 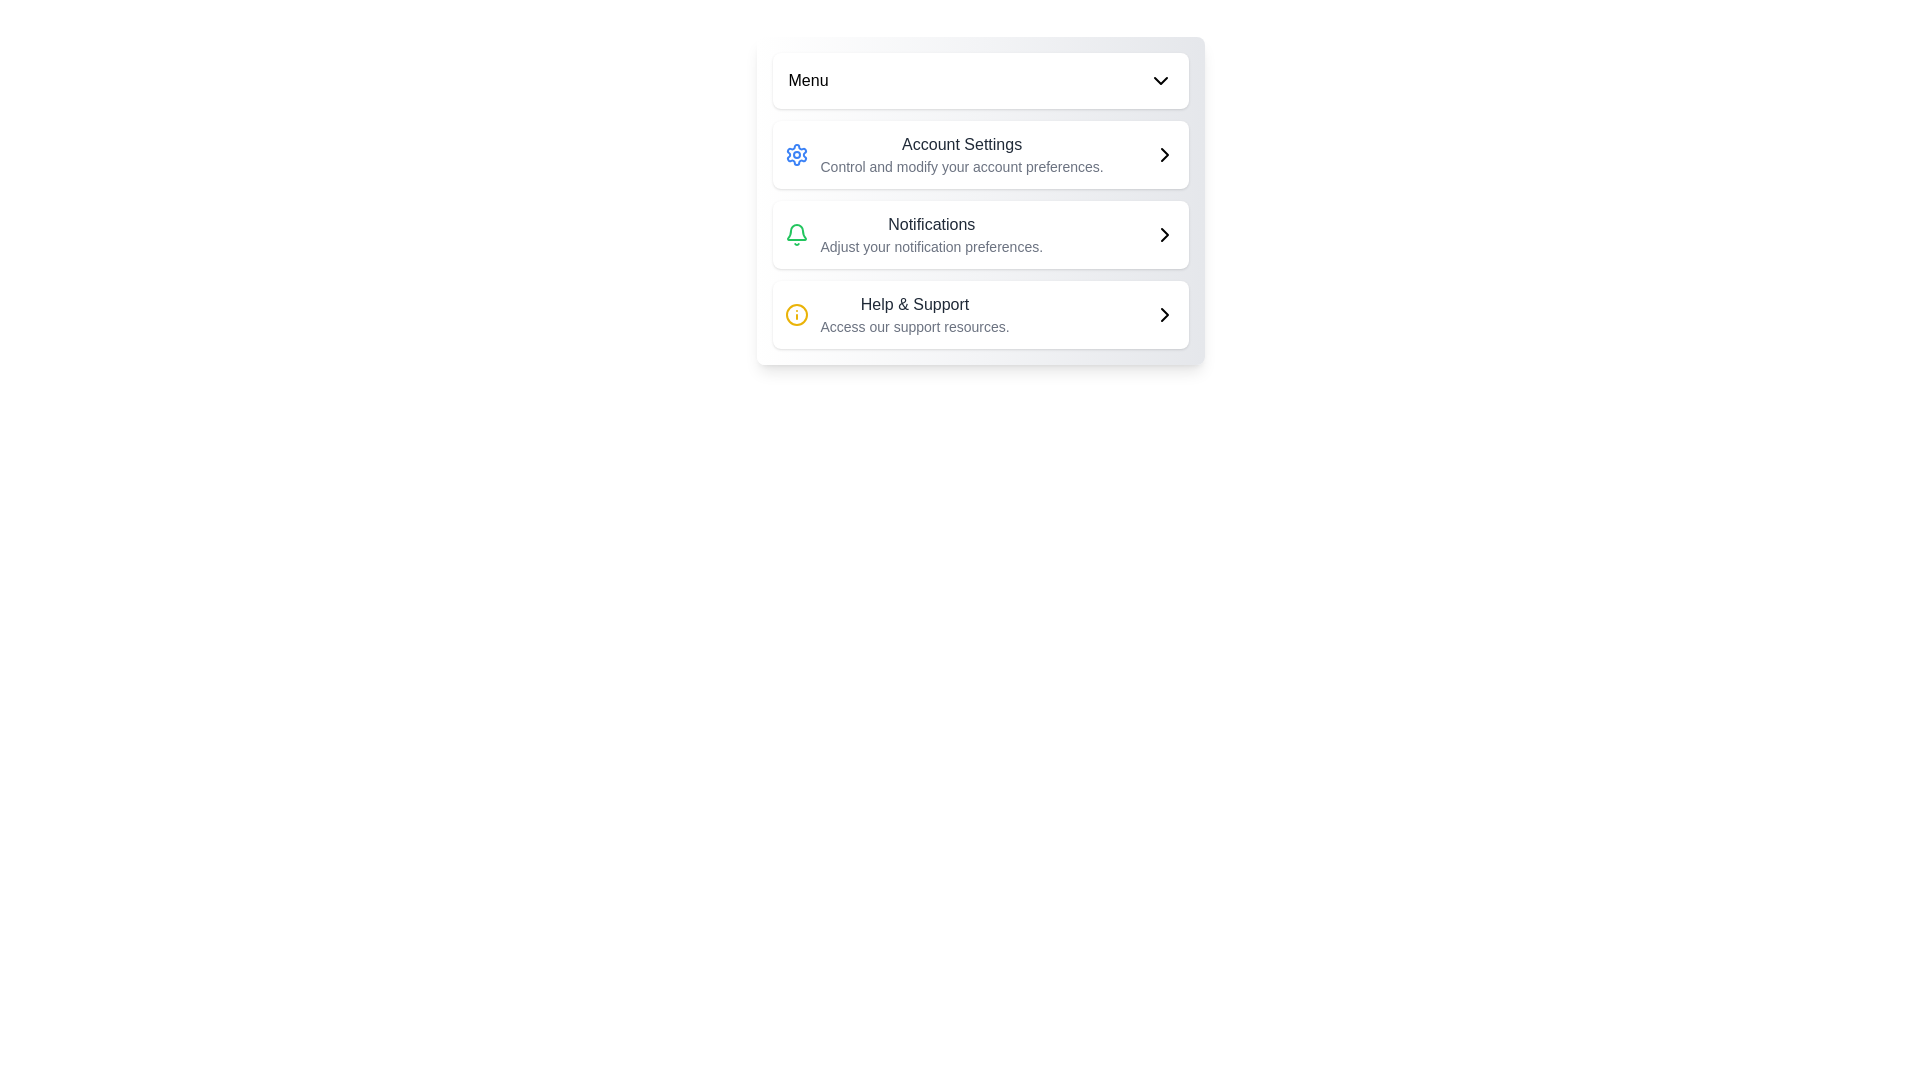 I want to click on the informational text that states 'Control and modify your account preferences.', which is located directly below the 'Account Settings' title in a smaller gray font, so click(x=962, y=165).